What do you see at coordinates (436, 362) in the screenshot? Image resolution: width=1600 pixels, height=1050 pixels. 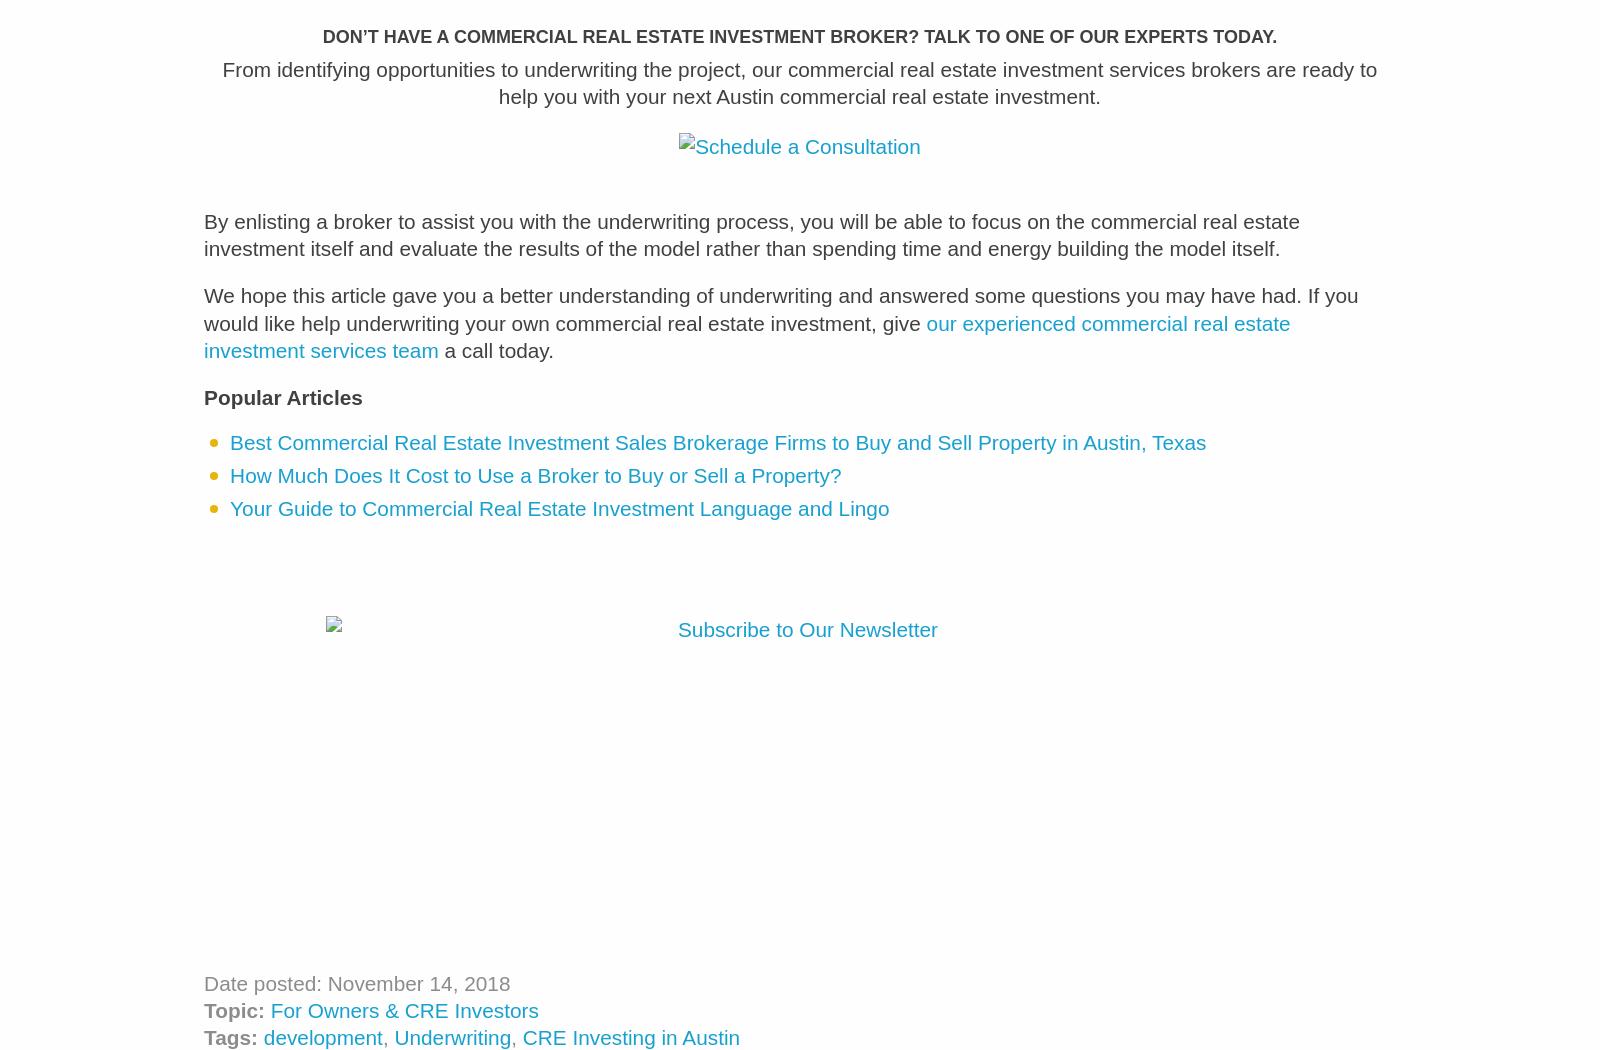 I see `'a call today.'` at bounding box center [436, 362].